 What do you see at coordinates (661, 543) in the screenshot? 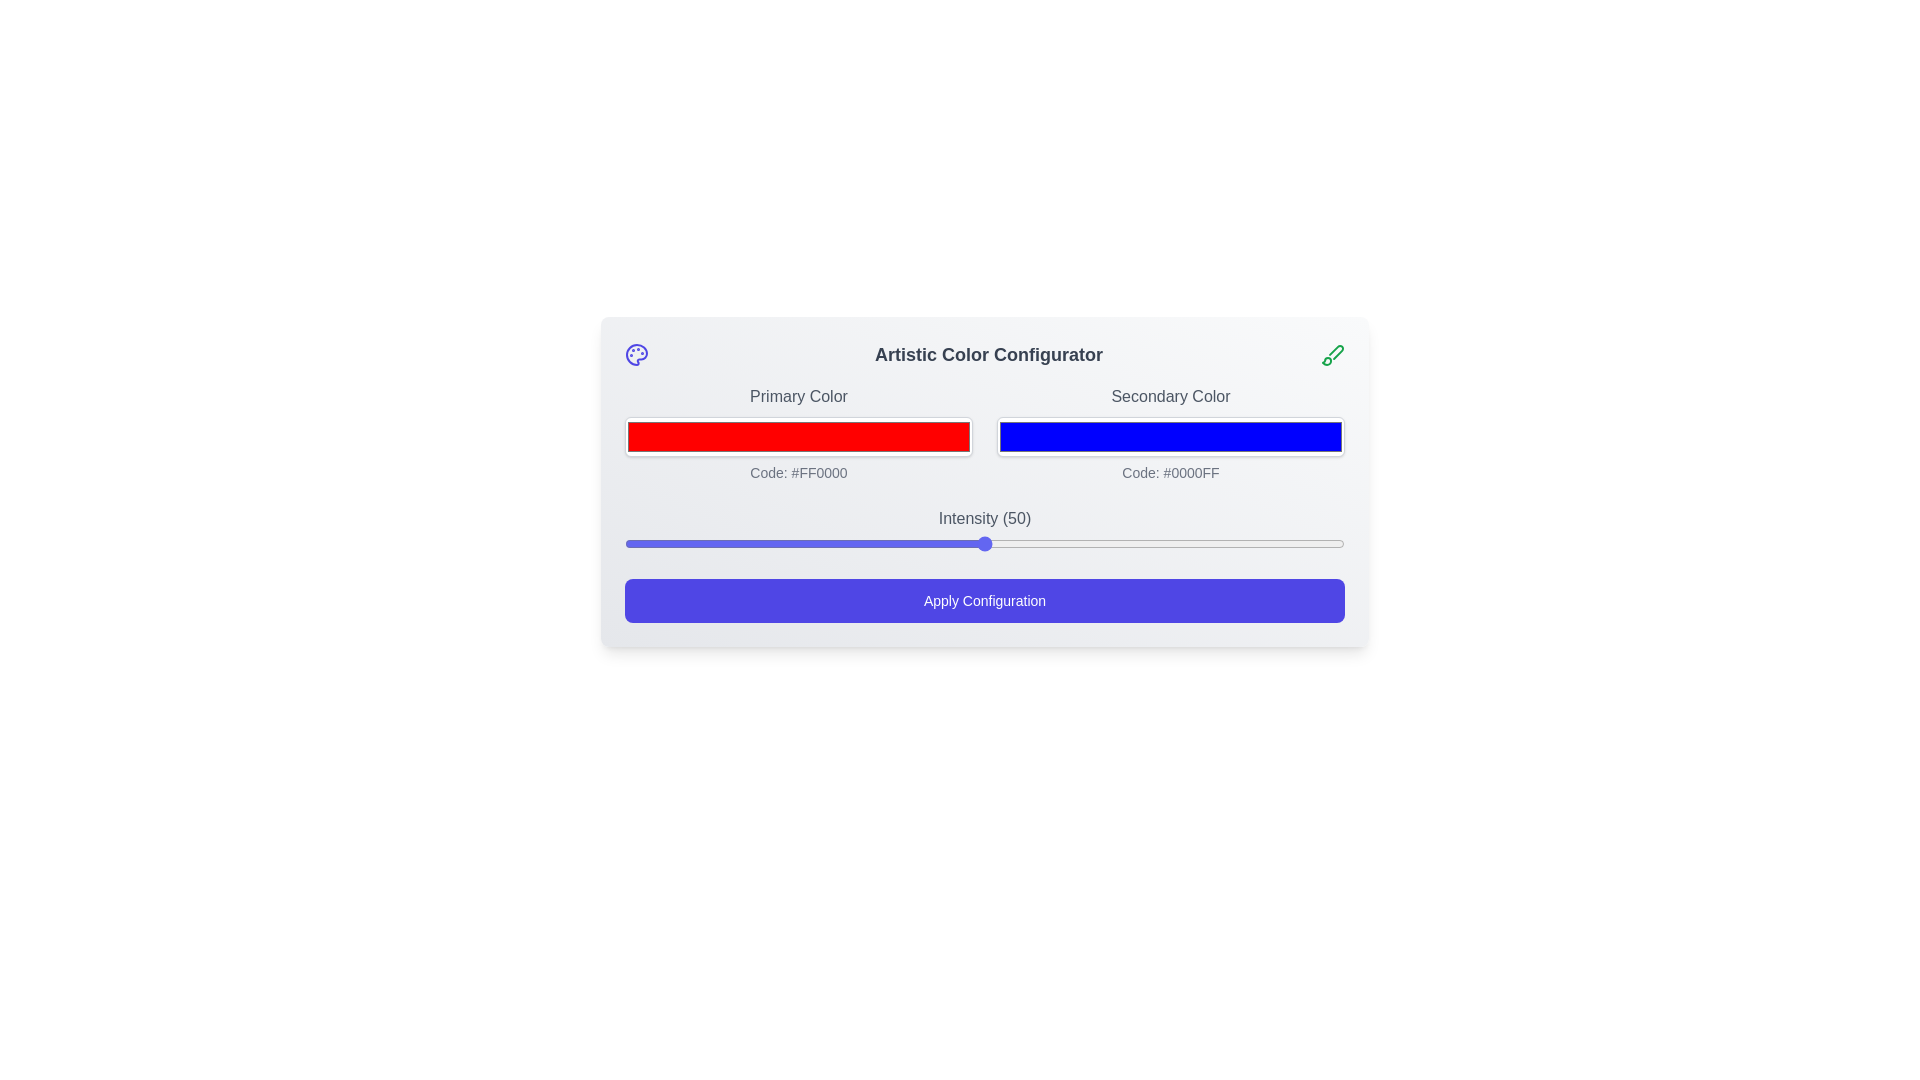
I see `the intensity to 5 using the slider control` at bounding box center [661, 543].